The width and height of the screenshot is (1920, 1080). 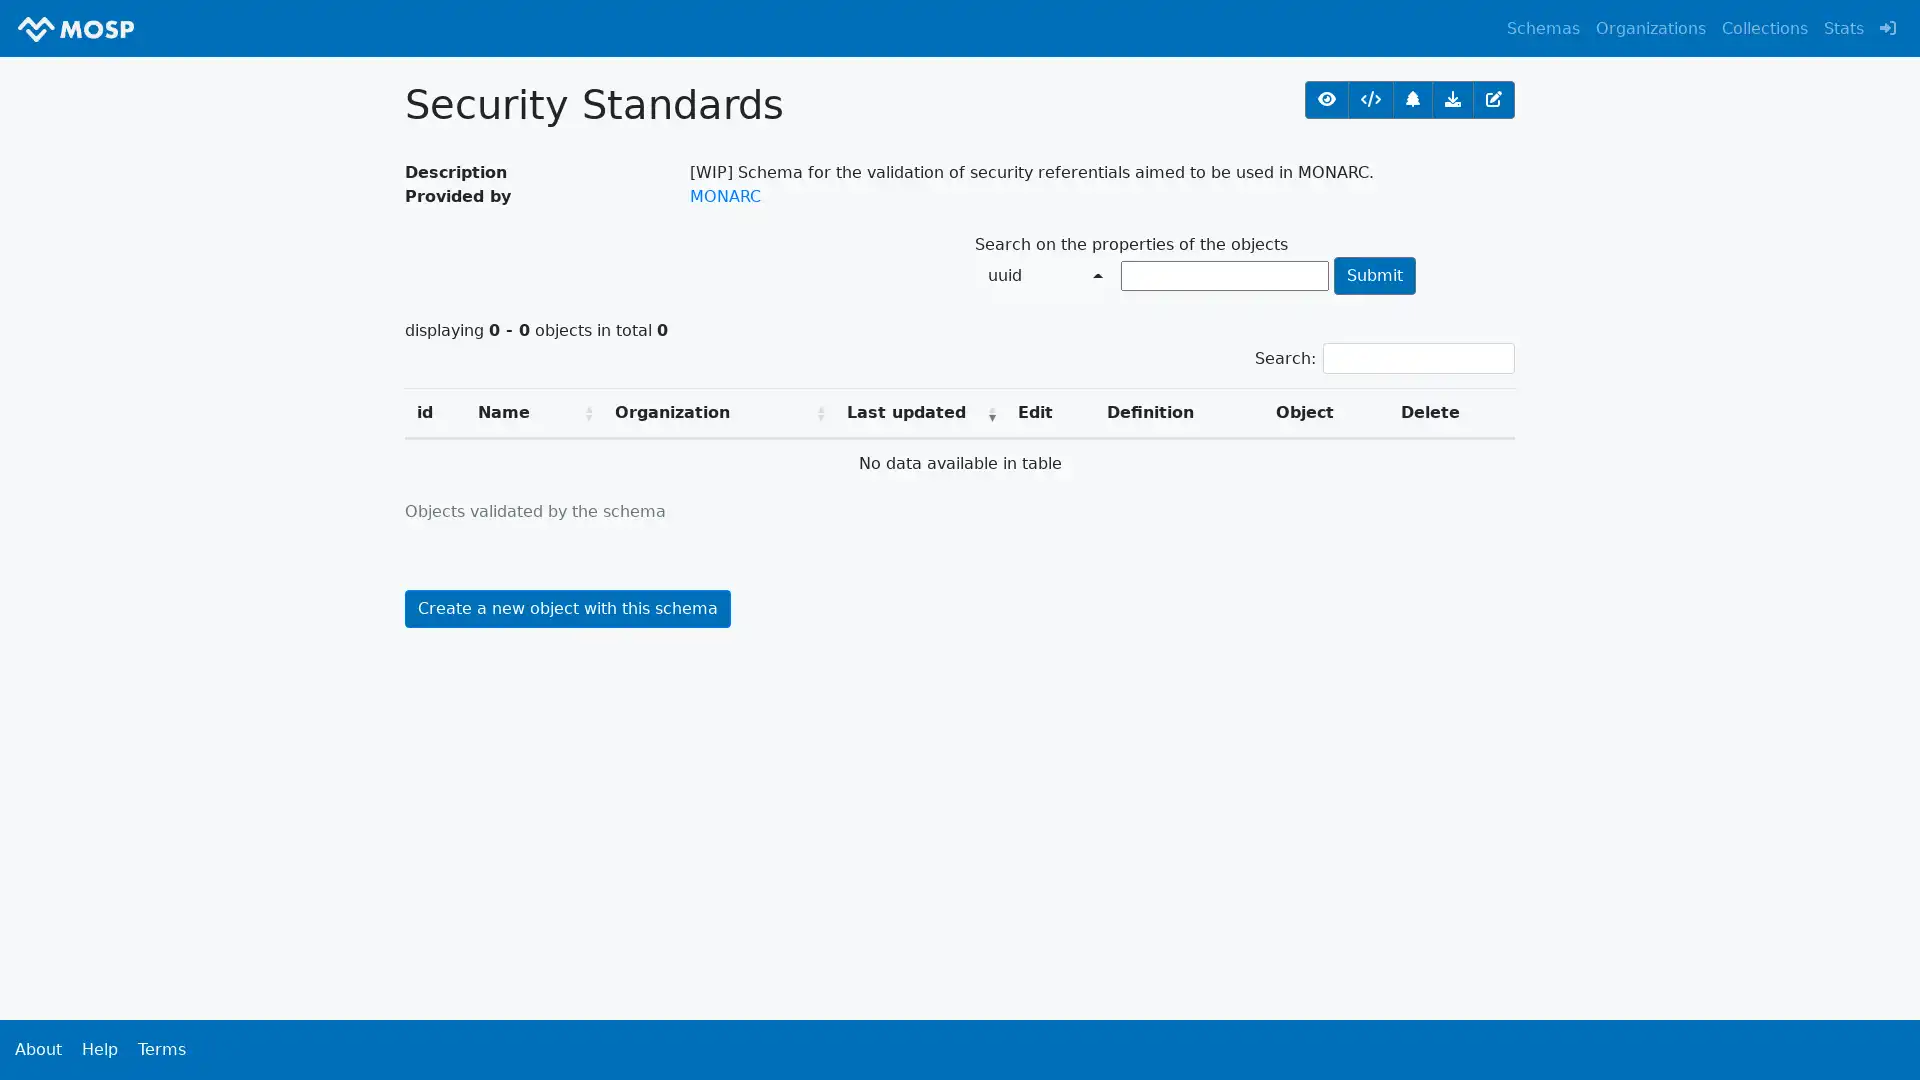 I want to click on URL of the schema definition, so click(x=1370, y=100).